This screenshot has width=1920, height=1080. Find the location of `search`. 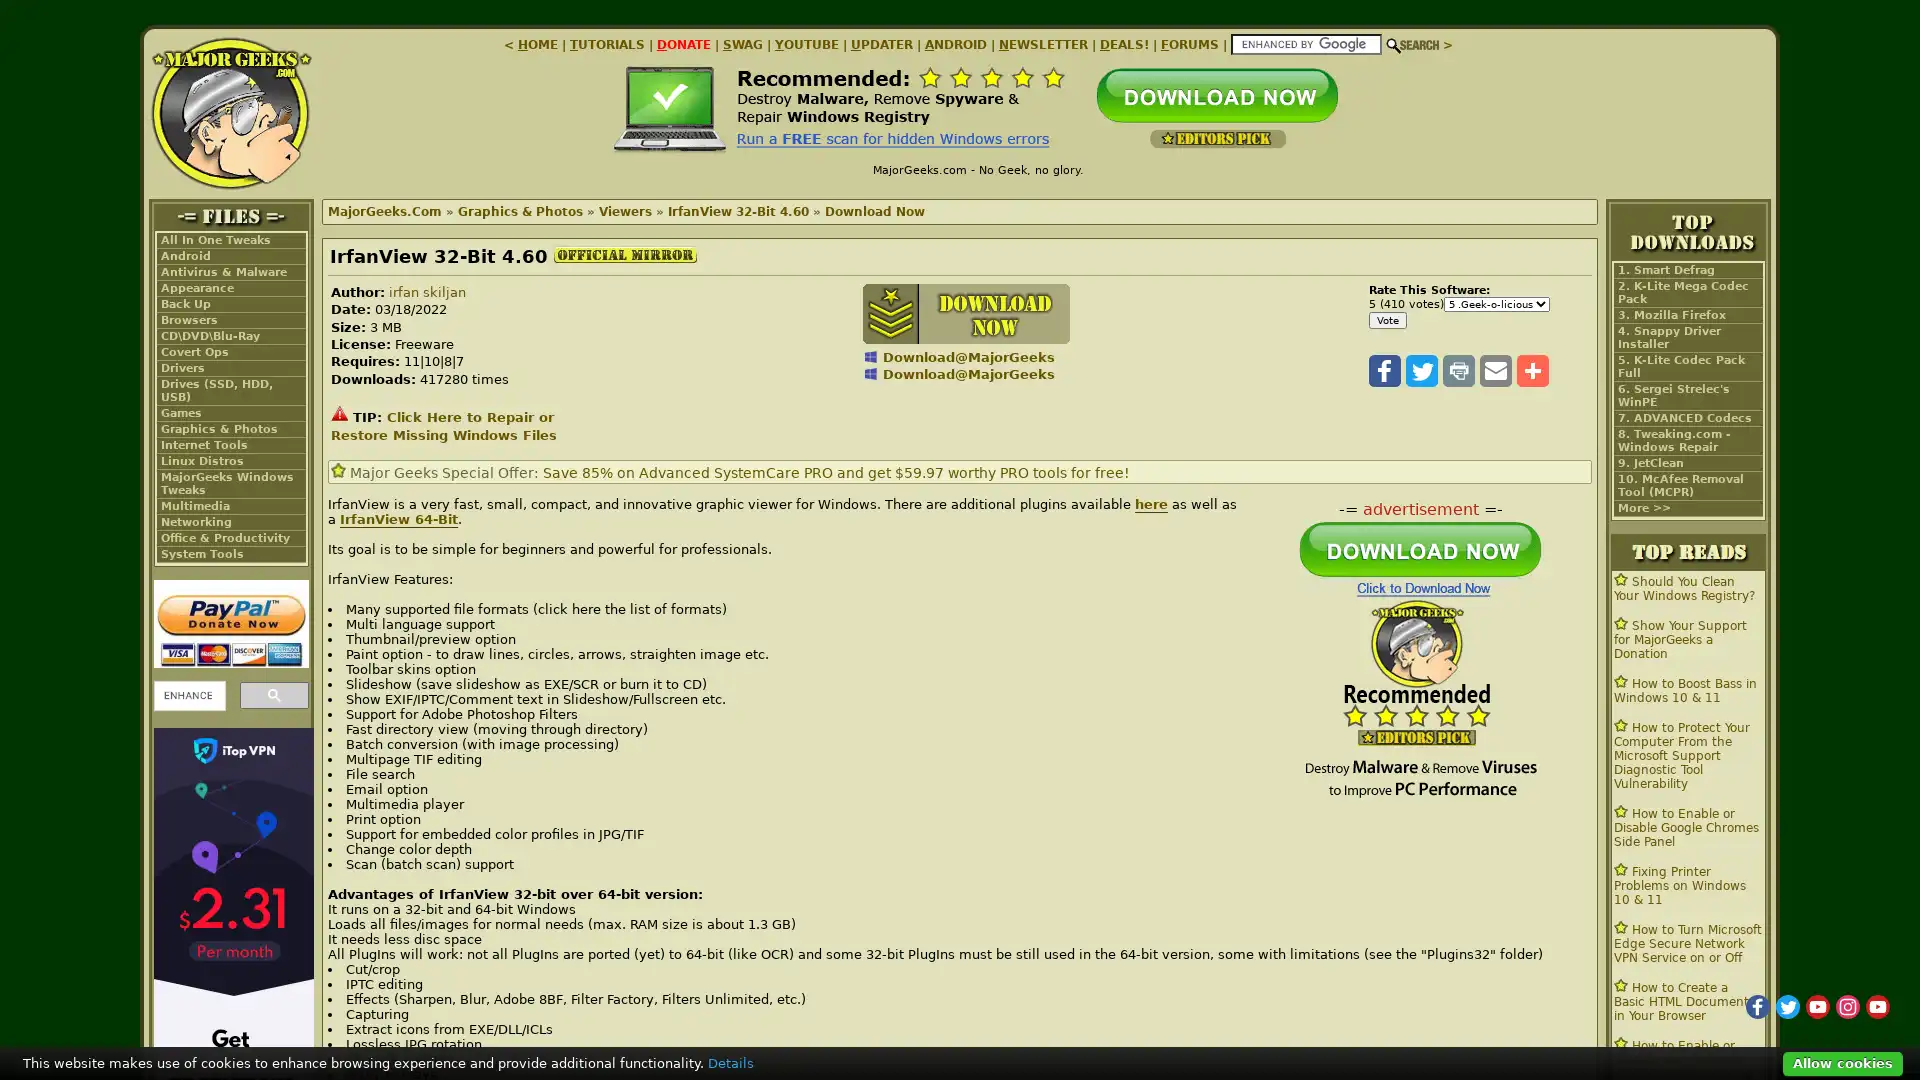

search is located at coordinates (273, 694).